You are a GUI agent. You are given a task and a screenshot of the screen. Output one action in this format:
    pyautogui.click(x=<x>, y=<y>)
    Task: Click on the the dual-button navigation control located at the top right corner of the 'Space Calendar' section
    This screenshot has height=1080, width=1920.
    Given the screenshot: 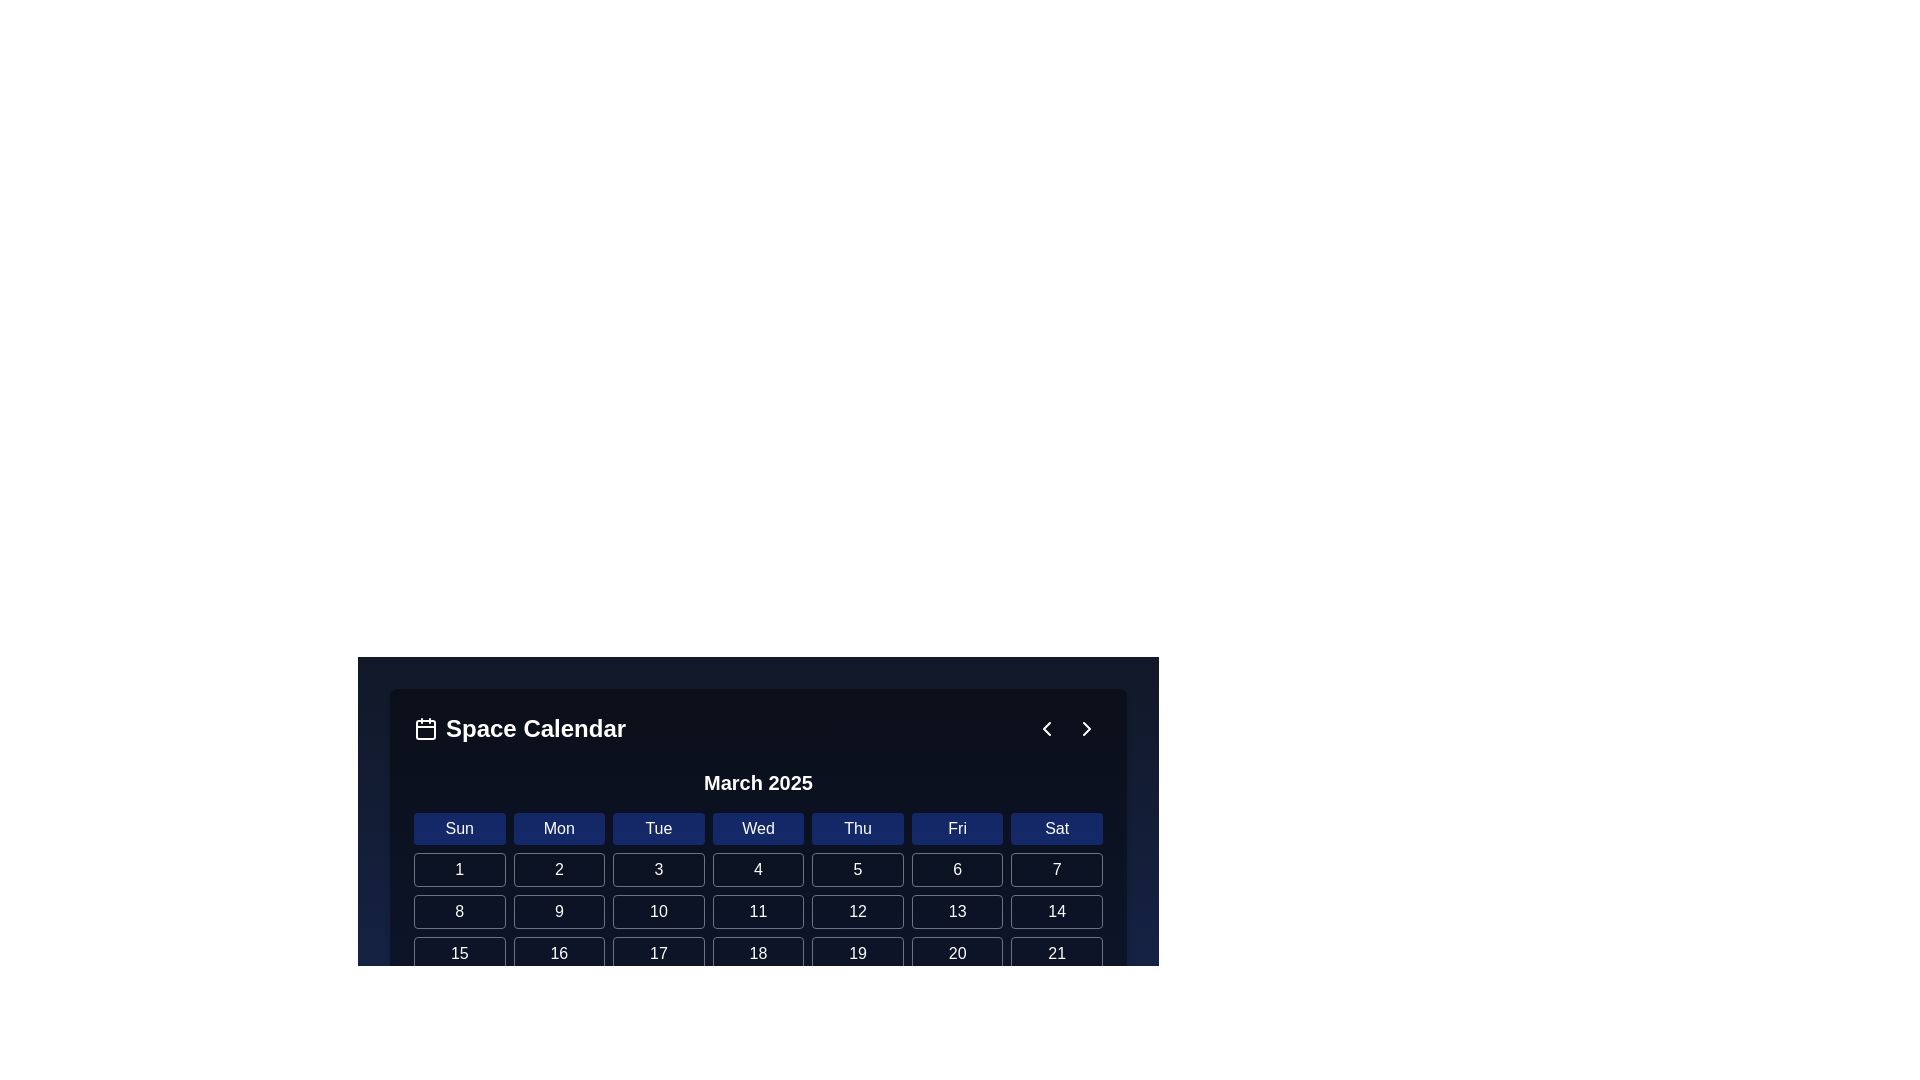 What is the action you would take?
    pyautogui.click(x=1065, y=729)
    